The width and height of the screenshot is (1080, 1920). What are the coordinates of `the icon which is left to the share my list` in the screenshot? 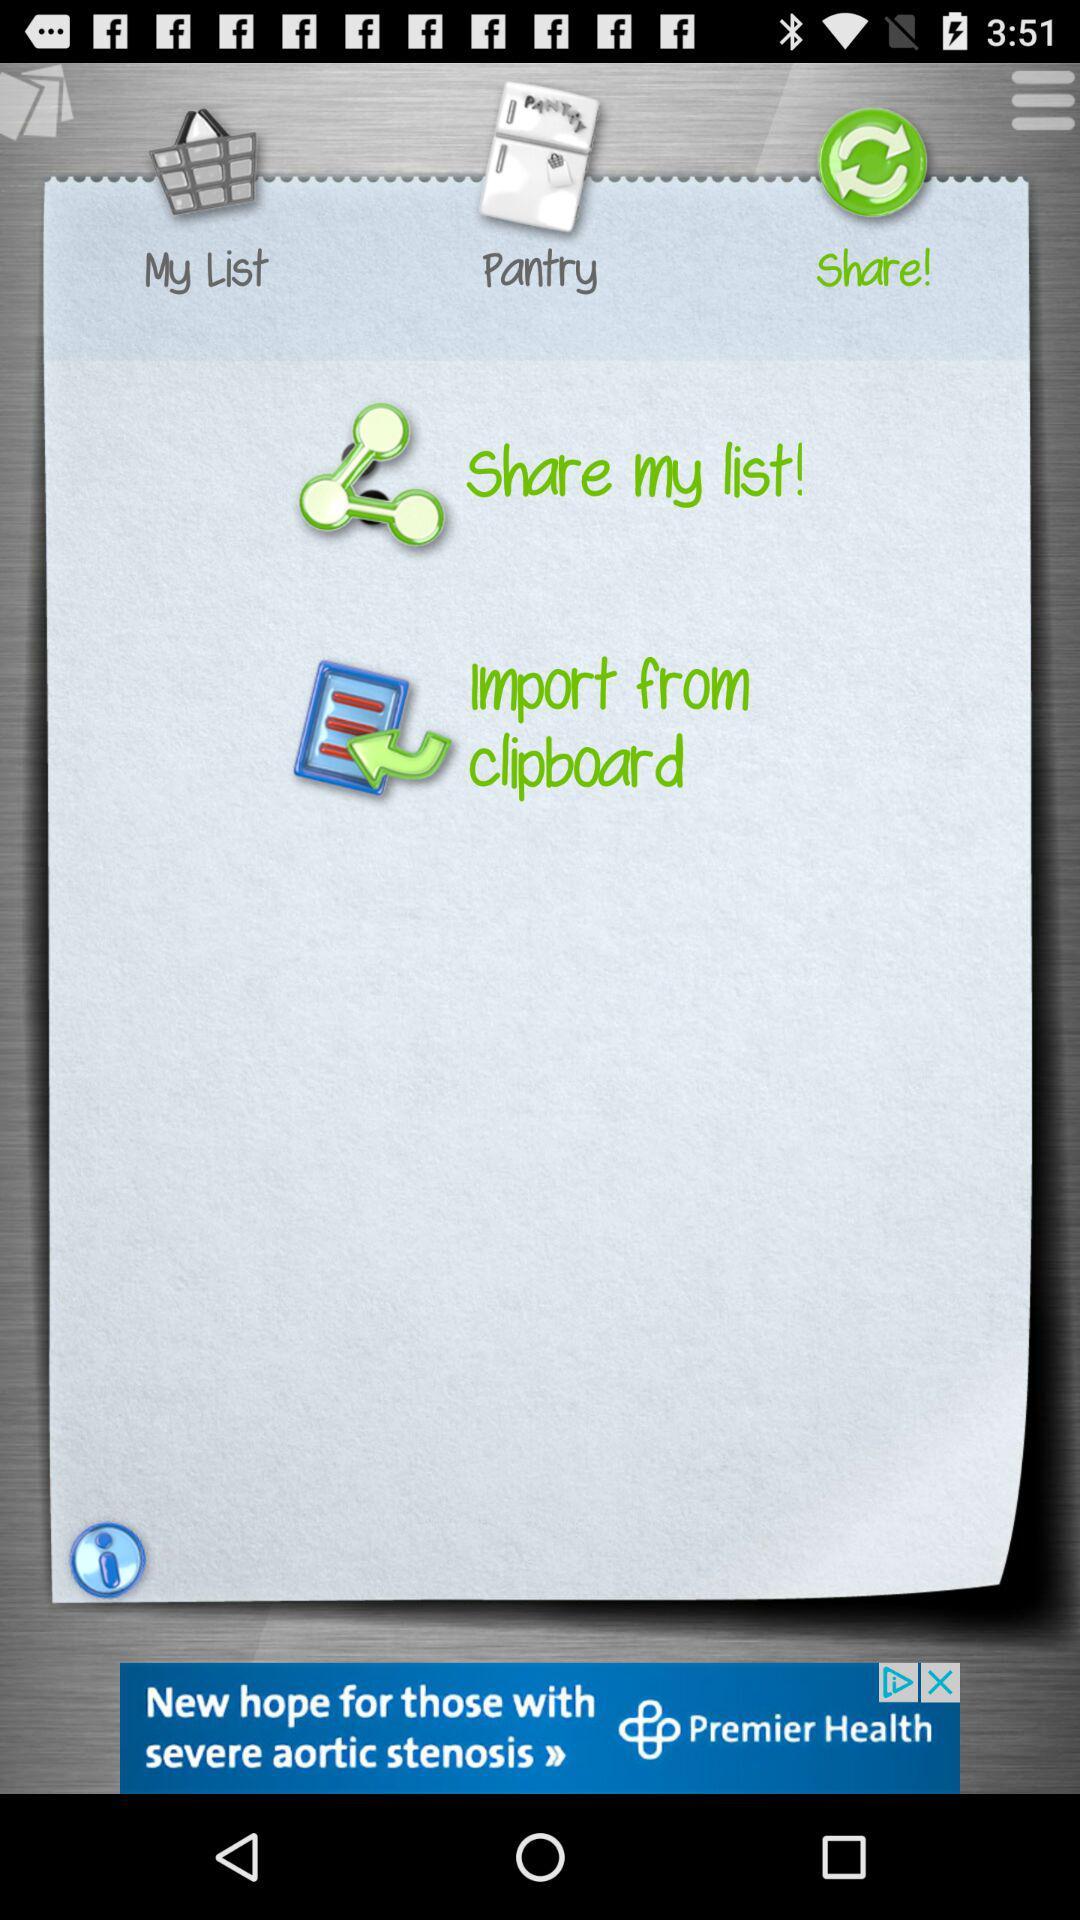 It's located at (372, 473).